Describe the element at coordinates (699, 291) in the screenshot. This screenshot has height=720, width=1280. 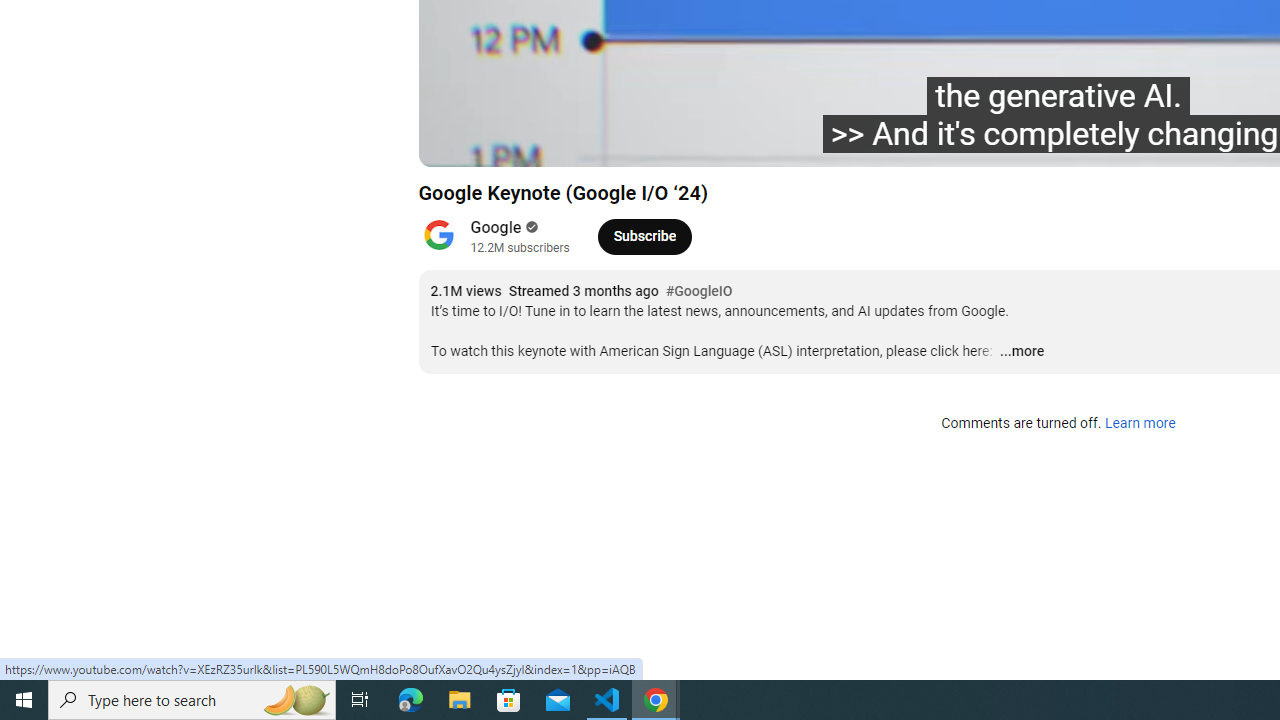
I see `'#GoogleIO'` at that location.